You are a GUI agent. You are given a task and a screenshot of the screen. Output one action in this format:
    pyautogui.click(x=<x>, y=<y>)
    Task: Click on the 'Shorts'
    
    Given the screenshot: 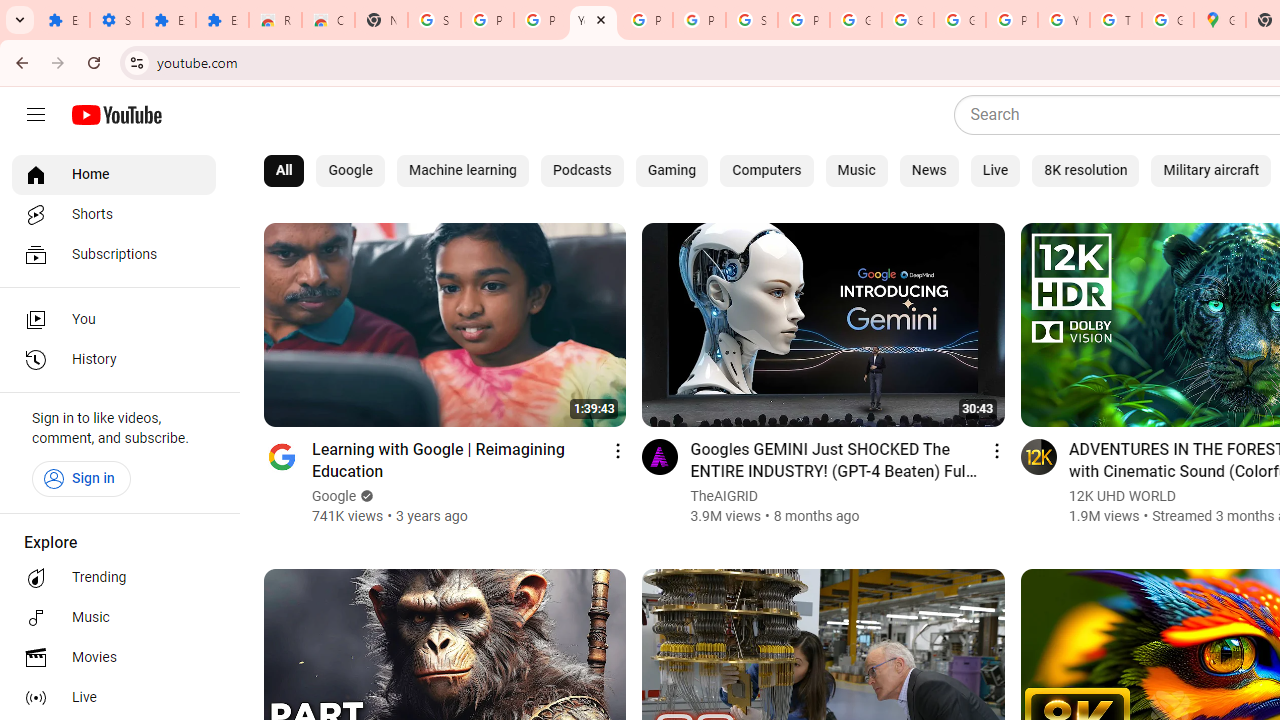 What is the action you would take?
    pyautogui.click(x=112, y=214)
    